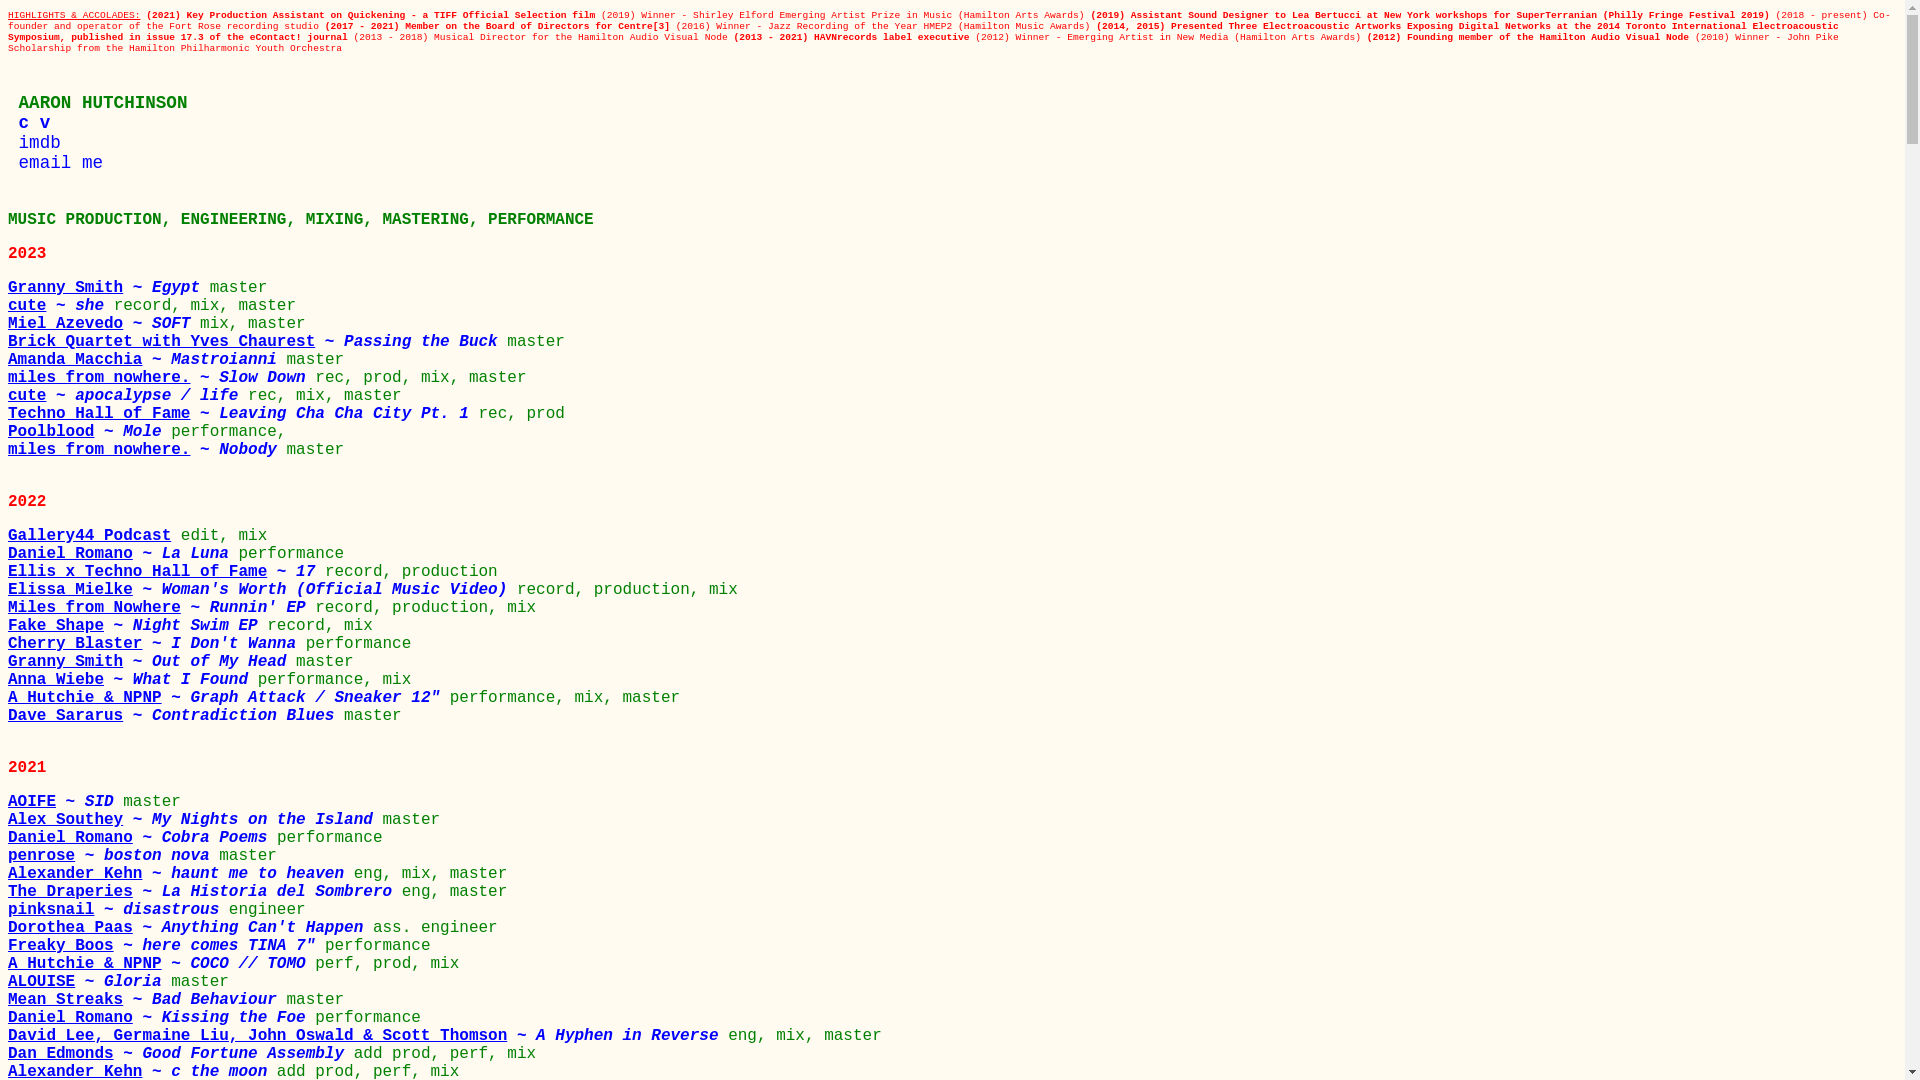  I want to click on 'Miles from Nowhere ~ Runnin' EP', so click(161, 607).